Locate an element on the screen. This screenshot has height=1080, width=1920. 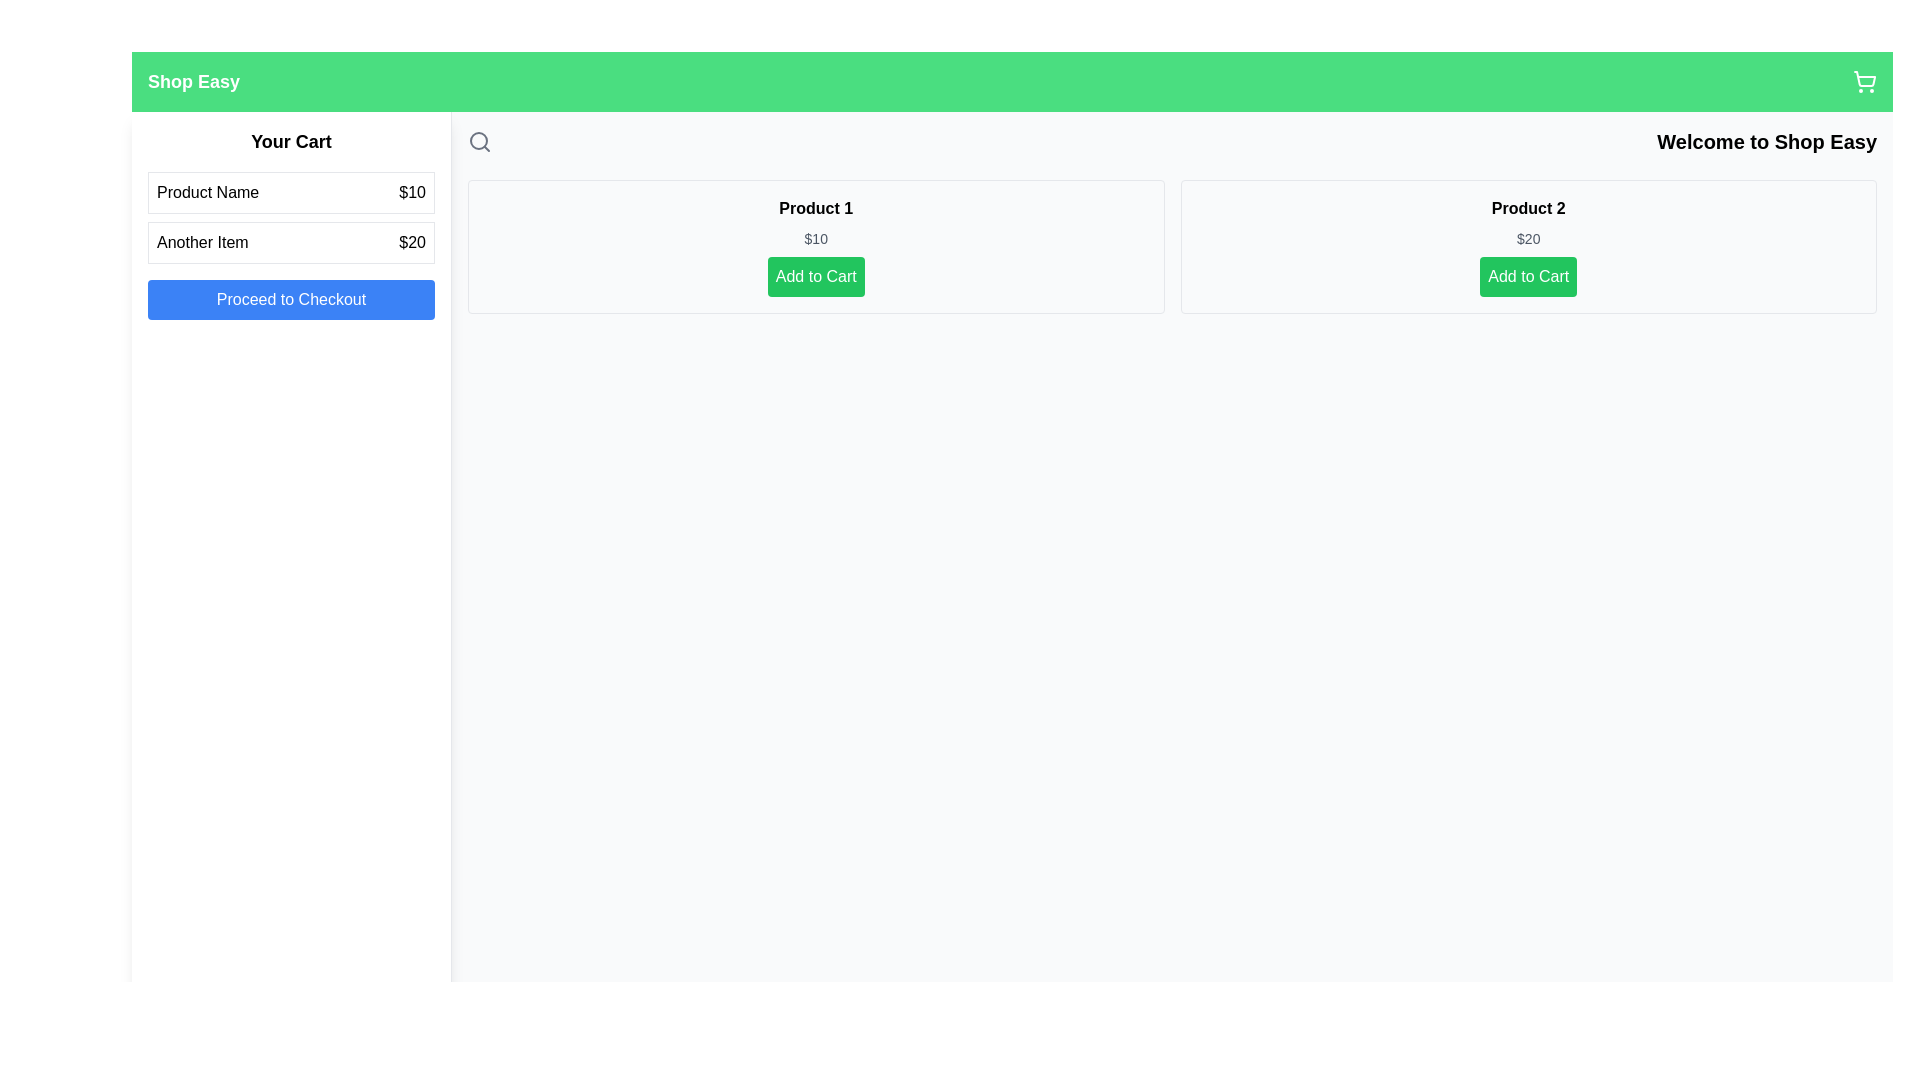
the blue rectangular button labeled 'Proceed to Checkout' located at the bottom of the 'Your Cart' sidebar is located at coordinates (290, 300).